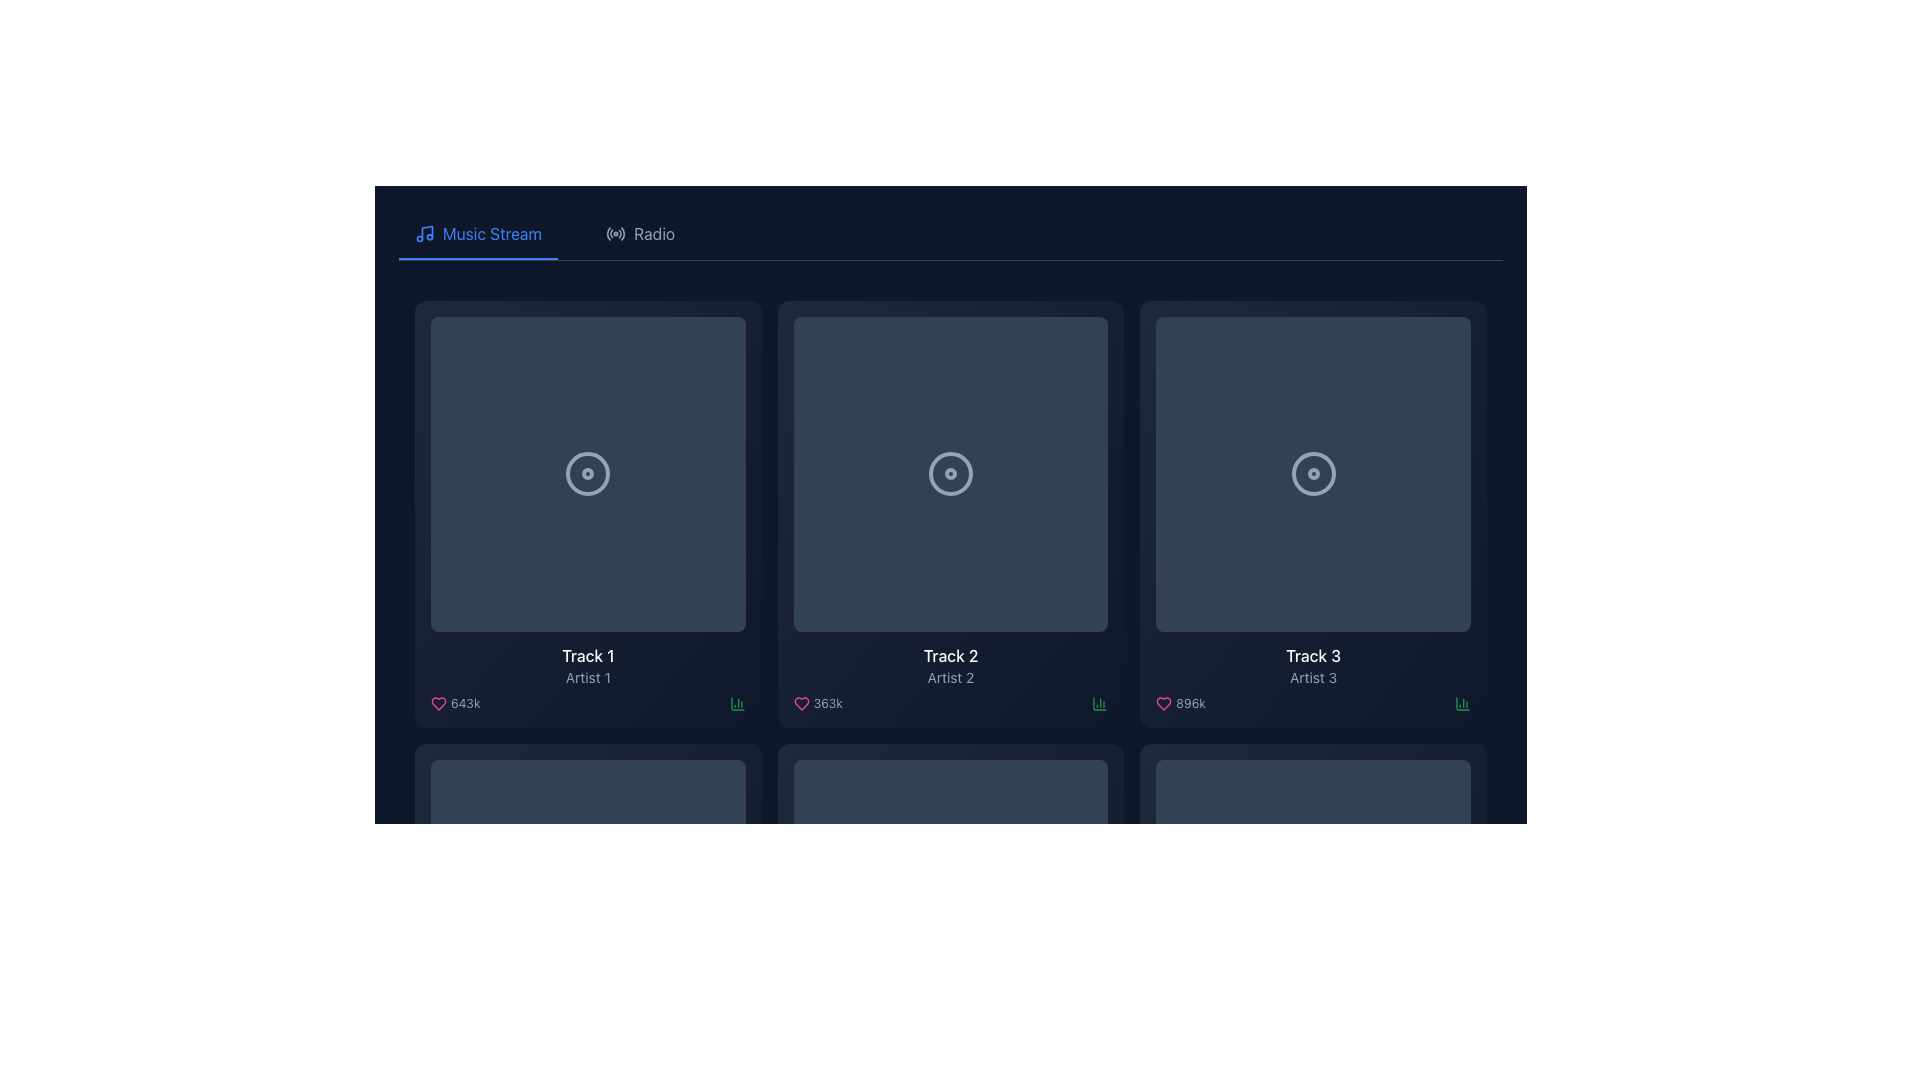 The width and height of the screenshot is (1920, 1080). Describe the element at coordinates (949, 513) in the screenshot. I see `the music item card` at that location.